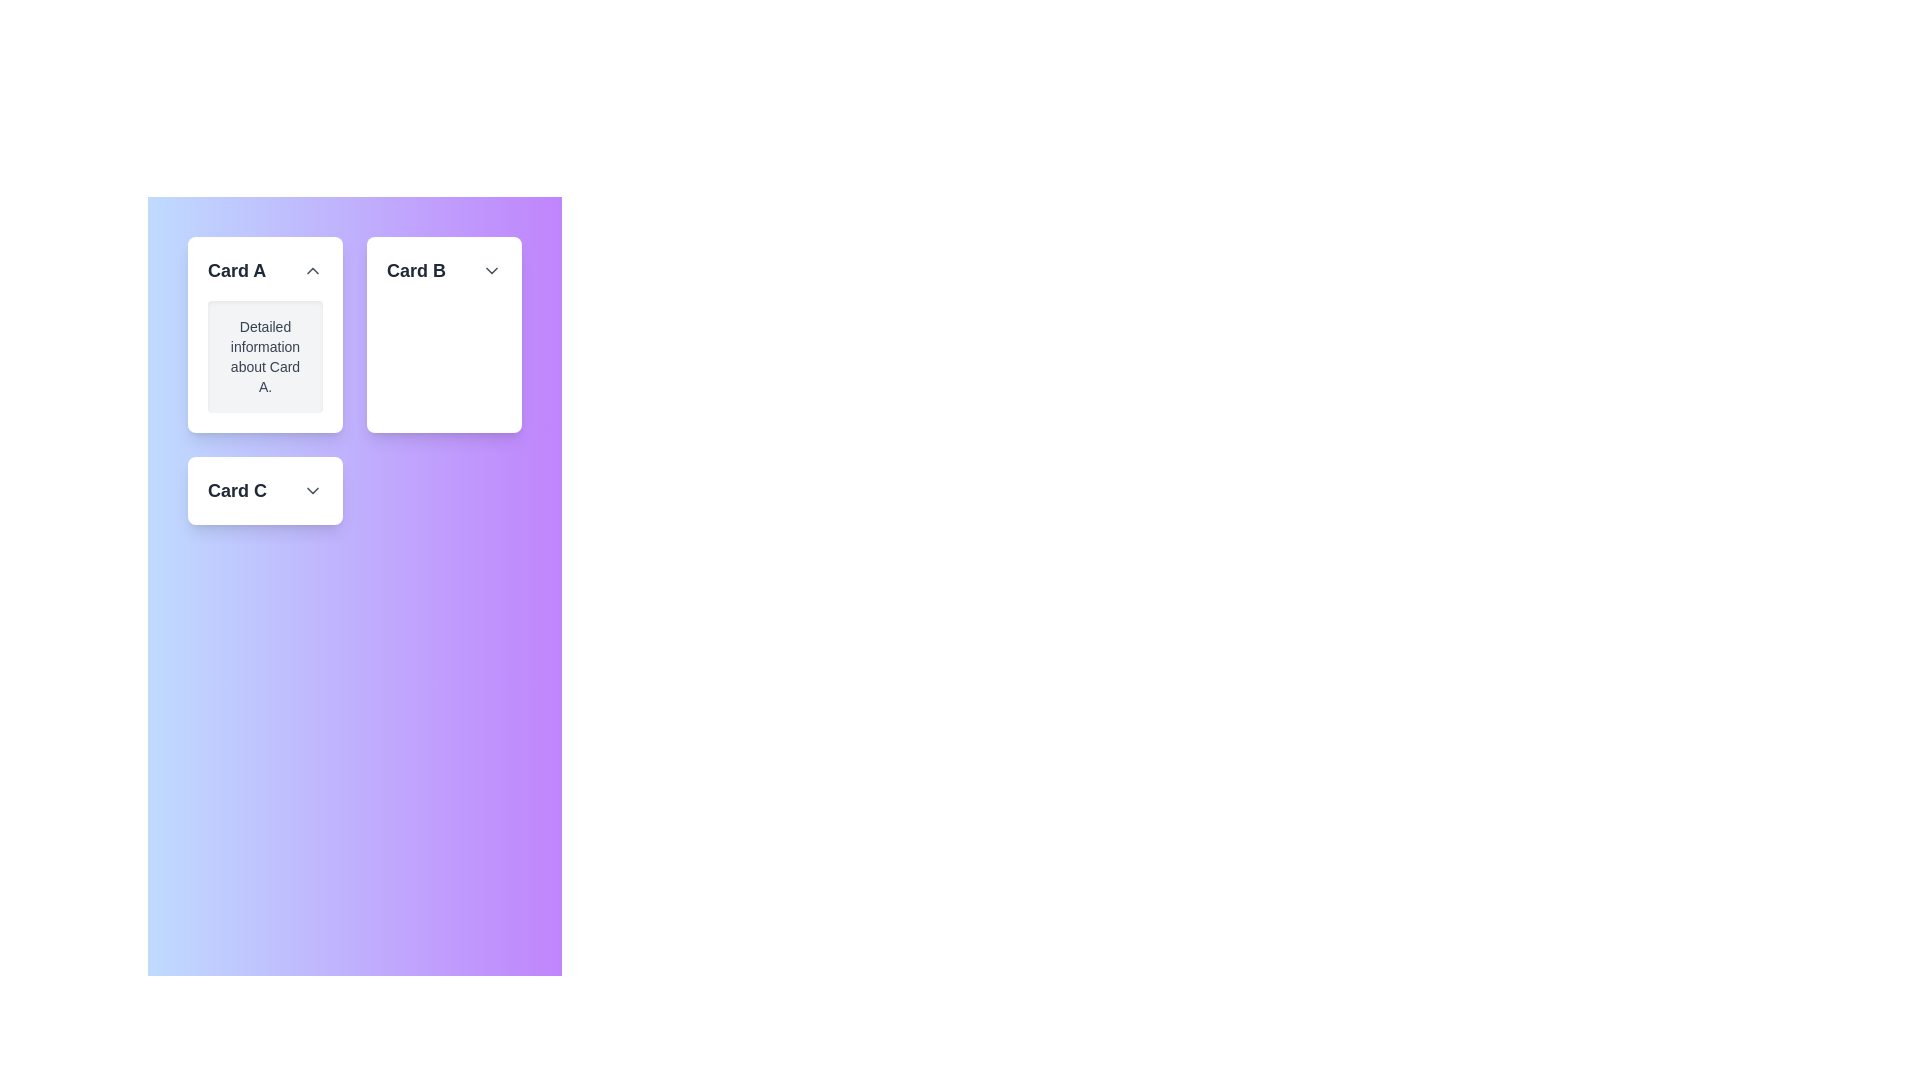 The image size is (1920, 1080). What do you see at coordinates (311, 270) in the screenshot?
I see `the Icon button located in the top-right corner of 'Card A'` at bounding box center [311, 270].